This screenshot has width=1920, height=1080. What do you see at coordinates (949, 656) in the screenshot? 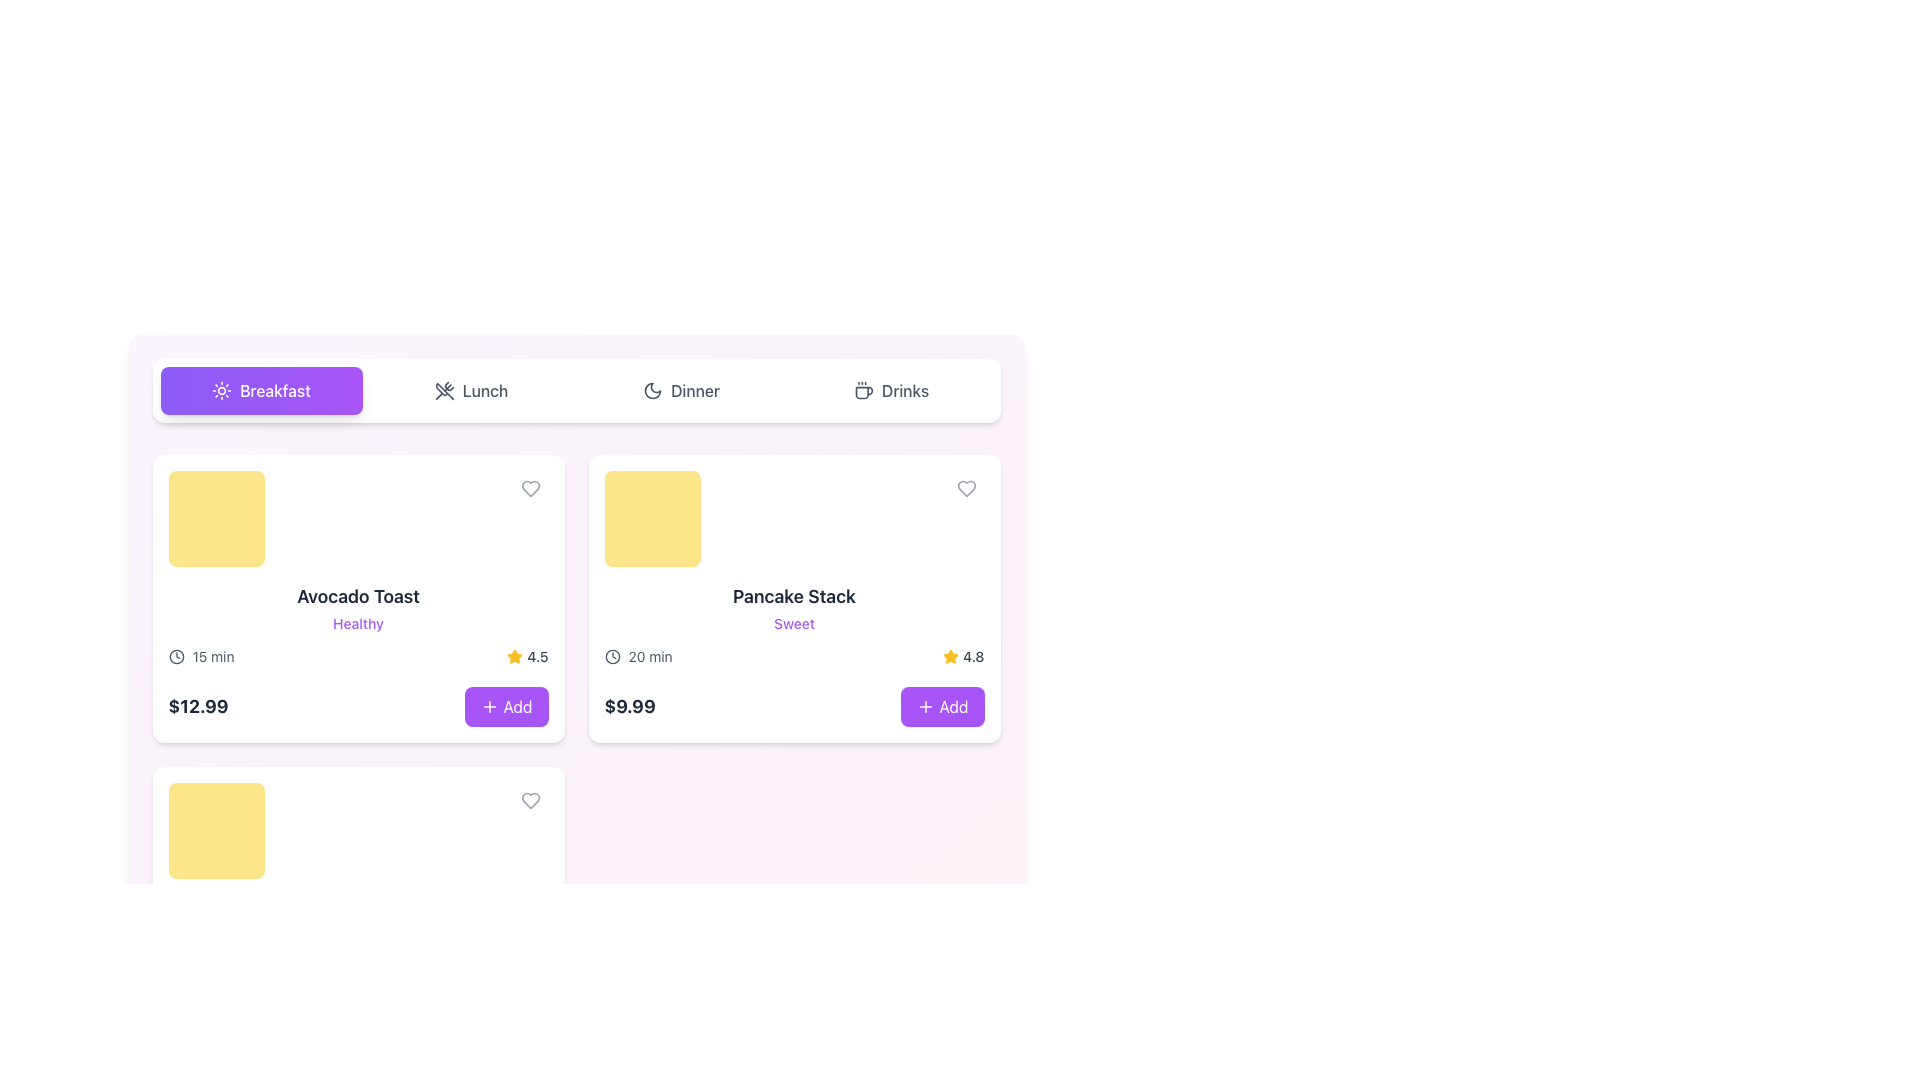
I see `the rating icon that visually represents the quality of the 'Pancake Stack' item, which is located in the bottom-right corner of the item card, above the price and add-to-cart button` at bounding box center [949, 656].